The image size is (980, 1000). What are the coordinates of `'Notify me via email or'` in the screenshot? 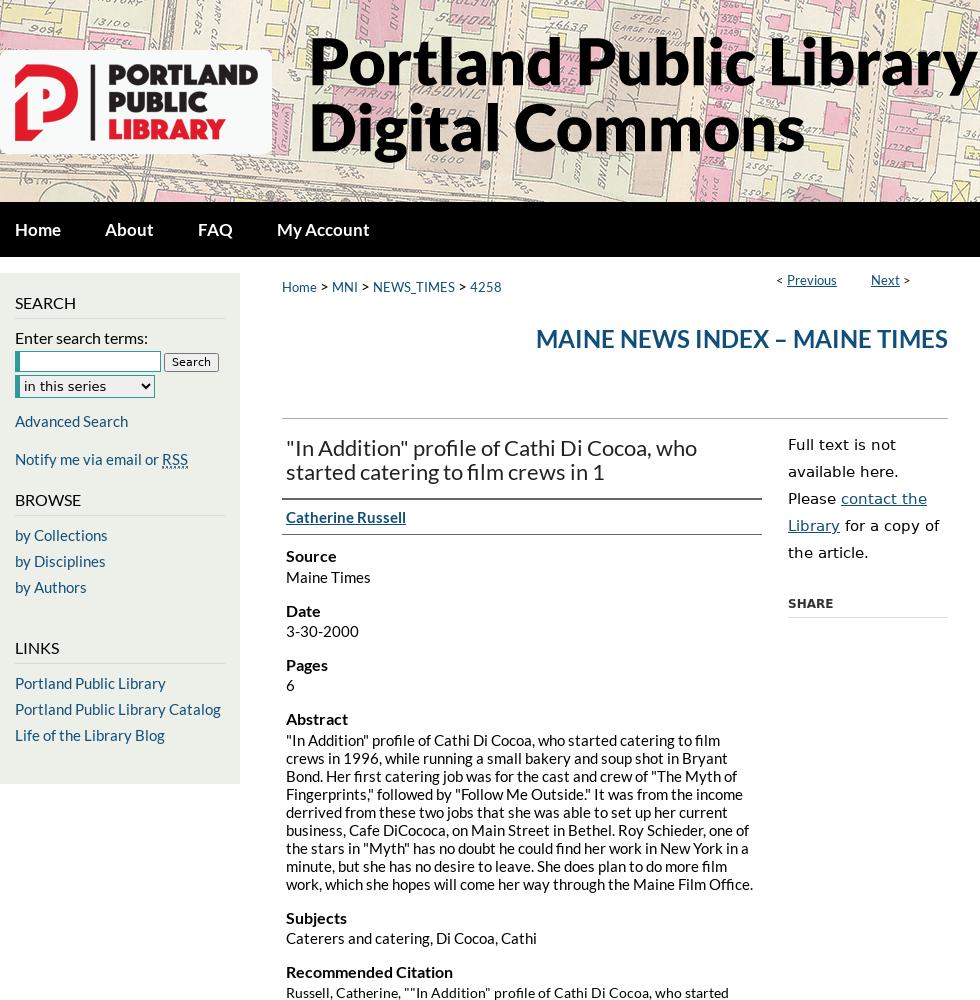 It's located at (14, 458).